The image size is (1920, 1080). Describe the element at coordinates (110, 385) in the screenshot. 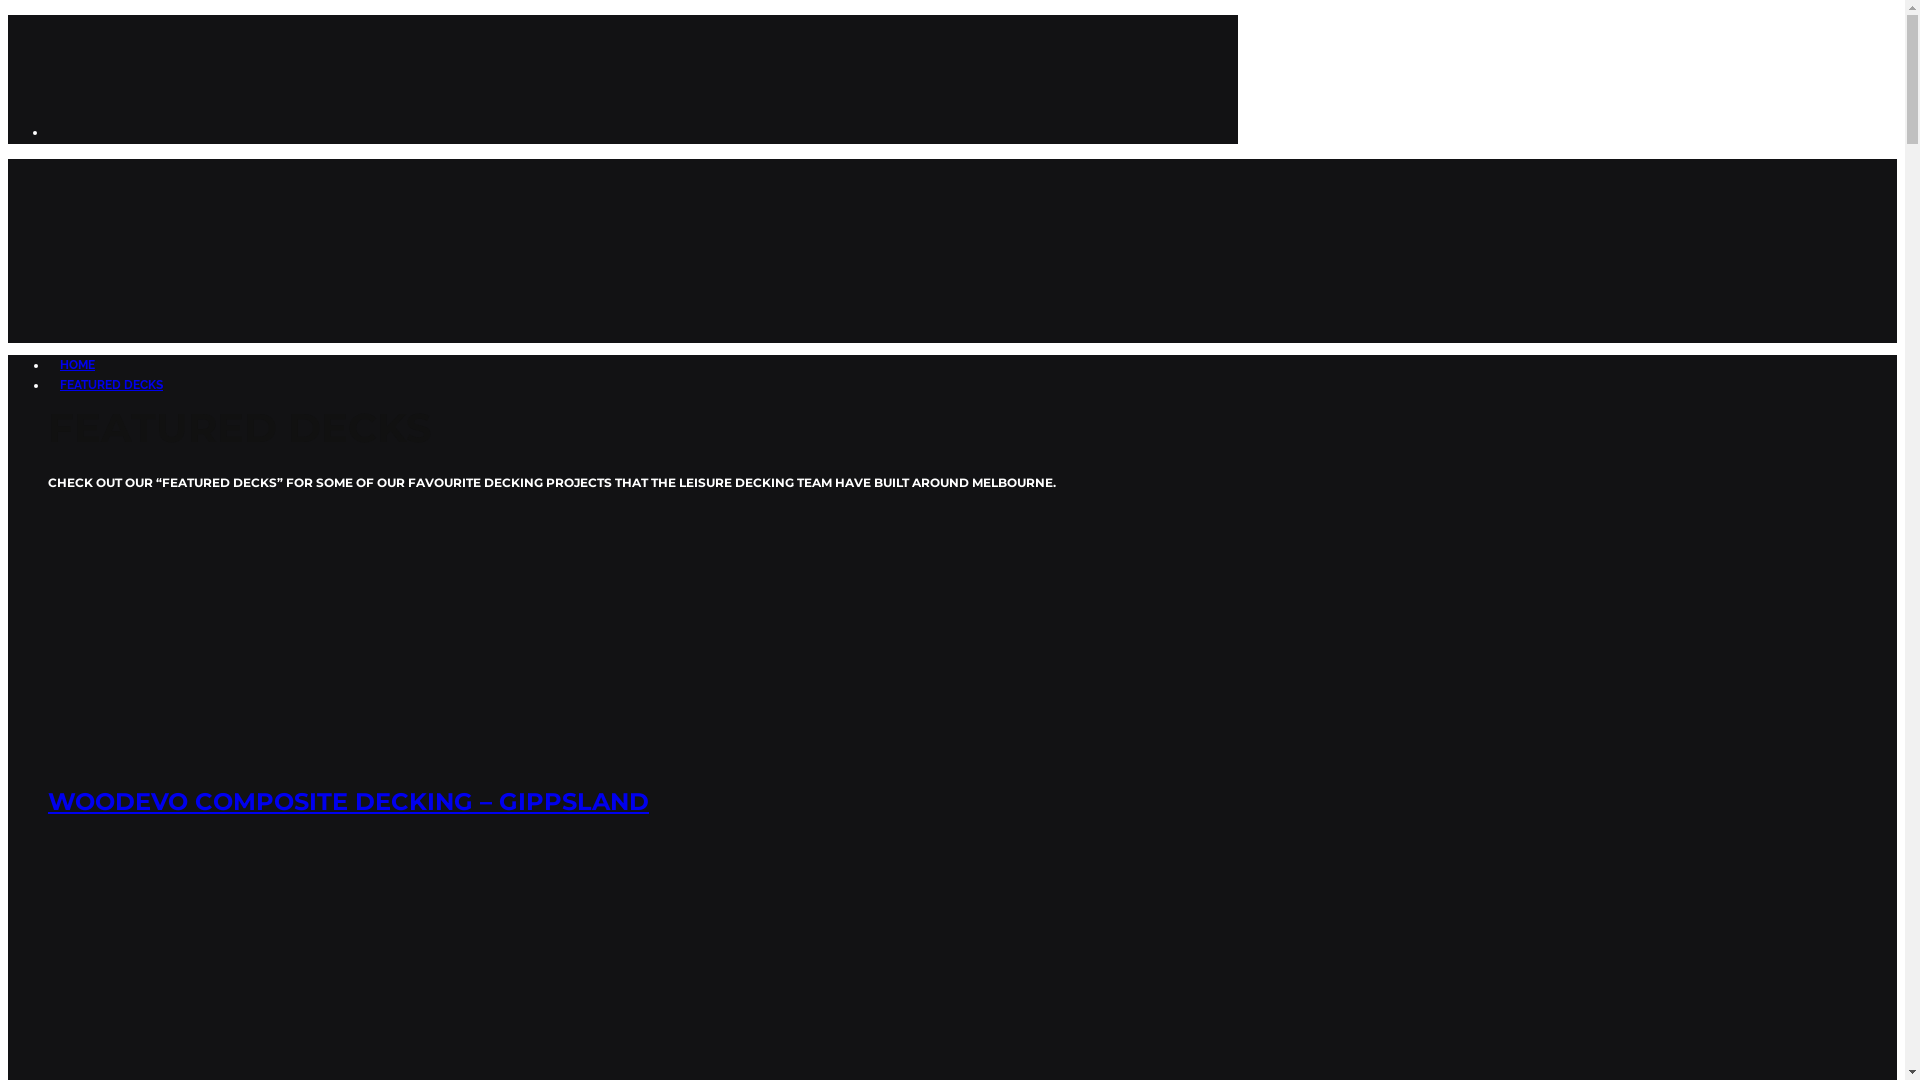

I see `'FEATURED DECKS'` at that location.